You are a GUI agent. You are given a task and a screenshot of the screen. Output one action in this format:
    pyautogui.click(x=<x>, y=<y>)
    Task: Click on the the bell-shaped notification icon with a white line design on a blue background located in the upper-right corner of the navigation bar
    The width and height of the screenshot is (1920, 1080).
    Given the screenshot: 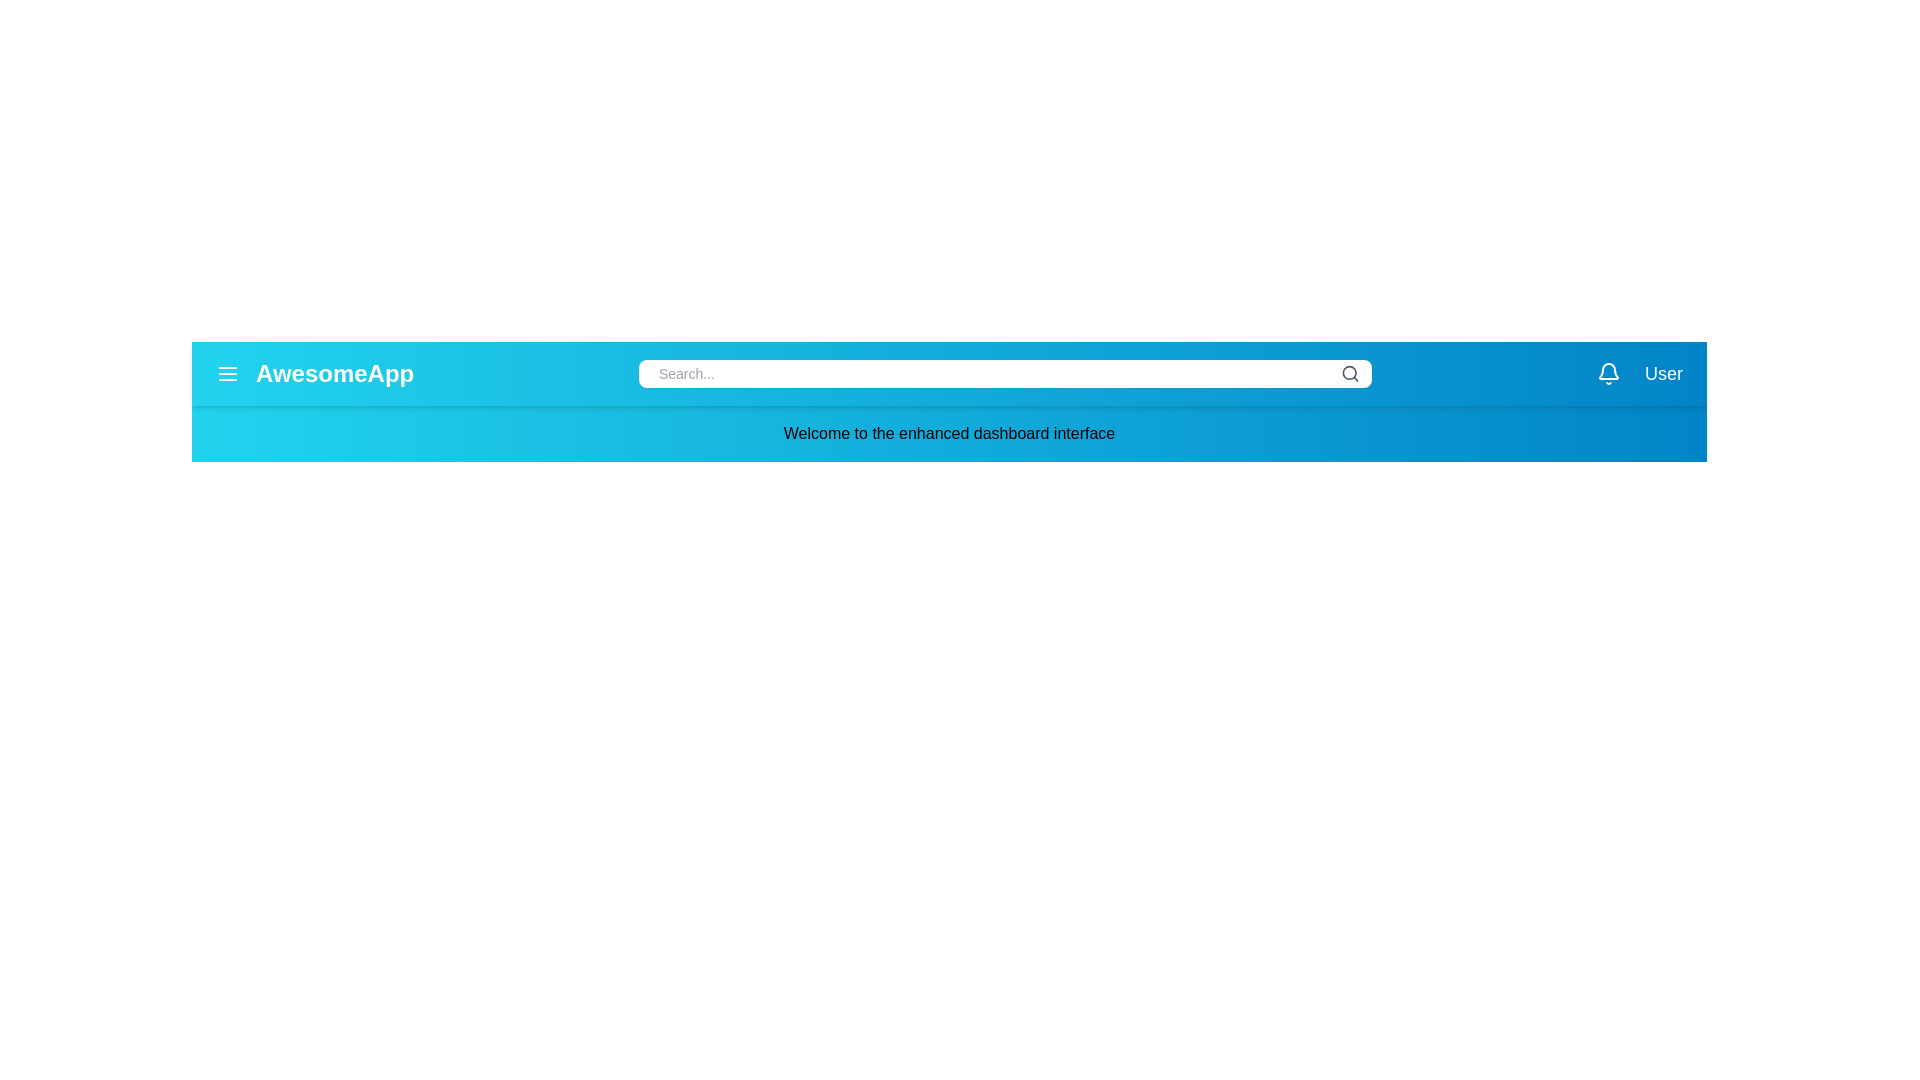 What is the action you would take?
    pyautogui.click(x=1608, y=374)
    